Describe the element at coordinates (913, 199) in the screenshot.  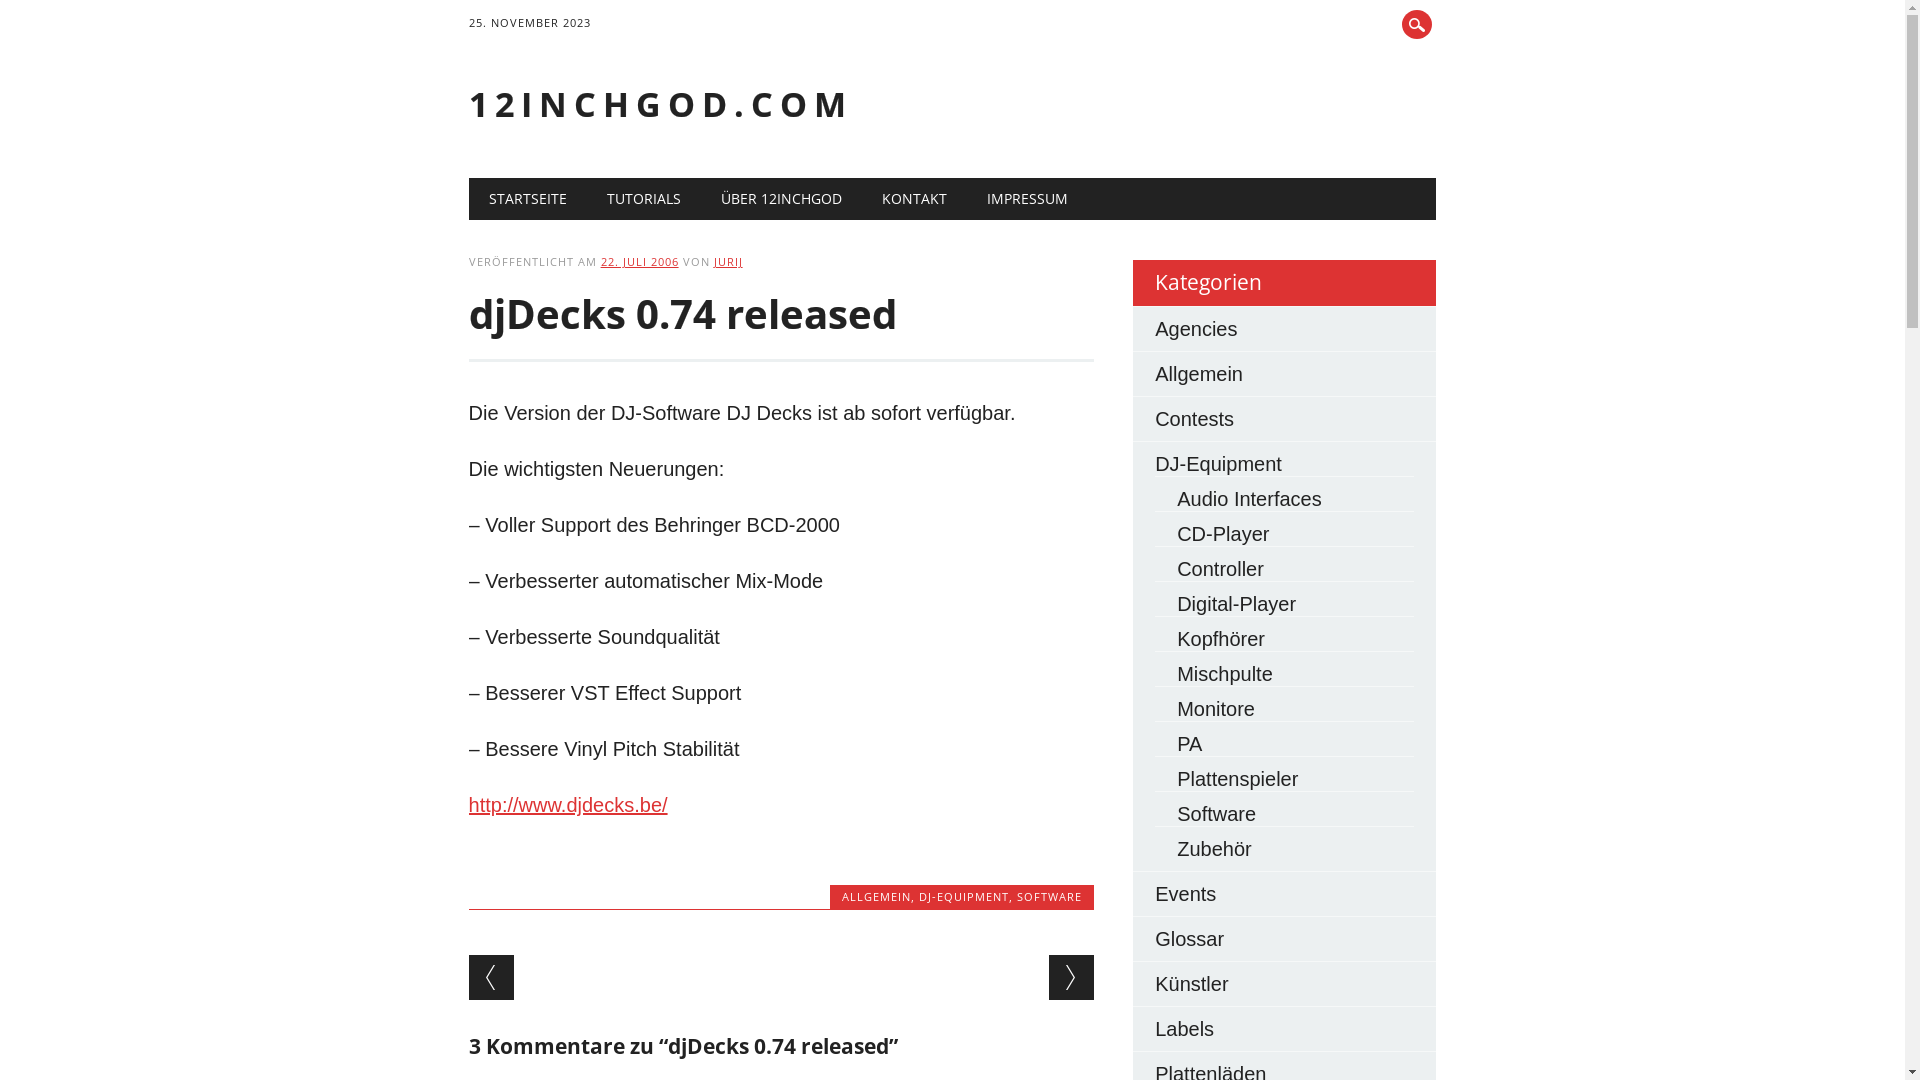
I see `'KONTAKT'` at that location.